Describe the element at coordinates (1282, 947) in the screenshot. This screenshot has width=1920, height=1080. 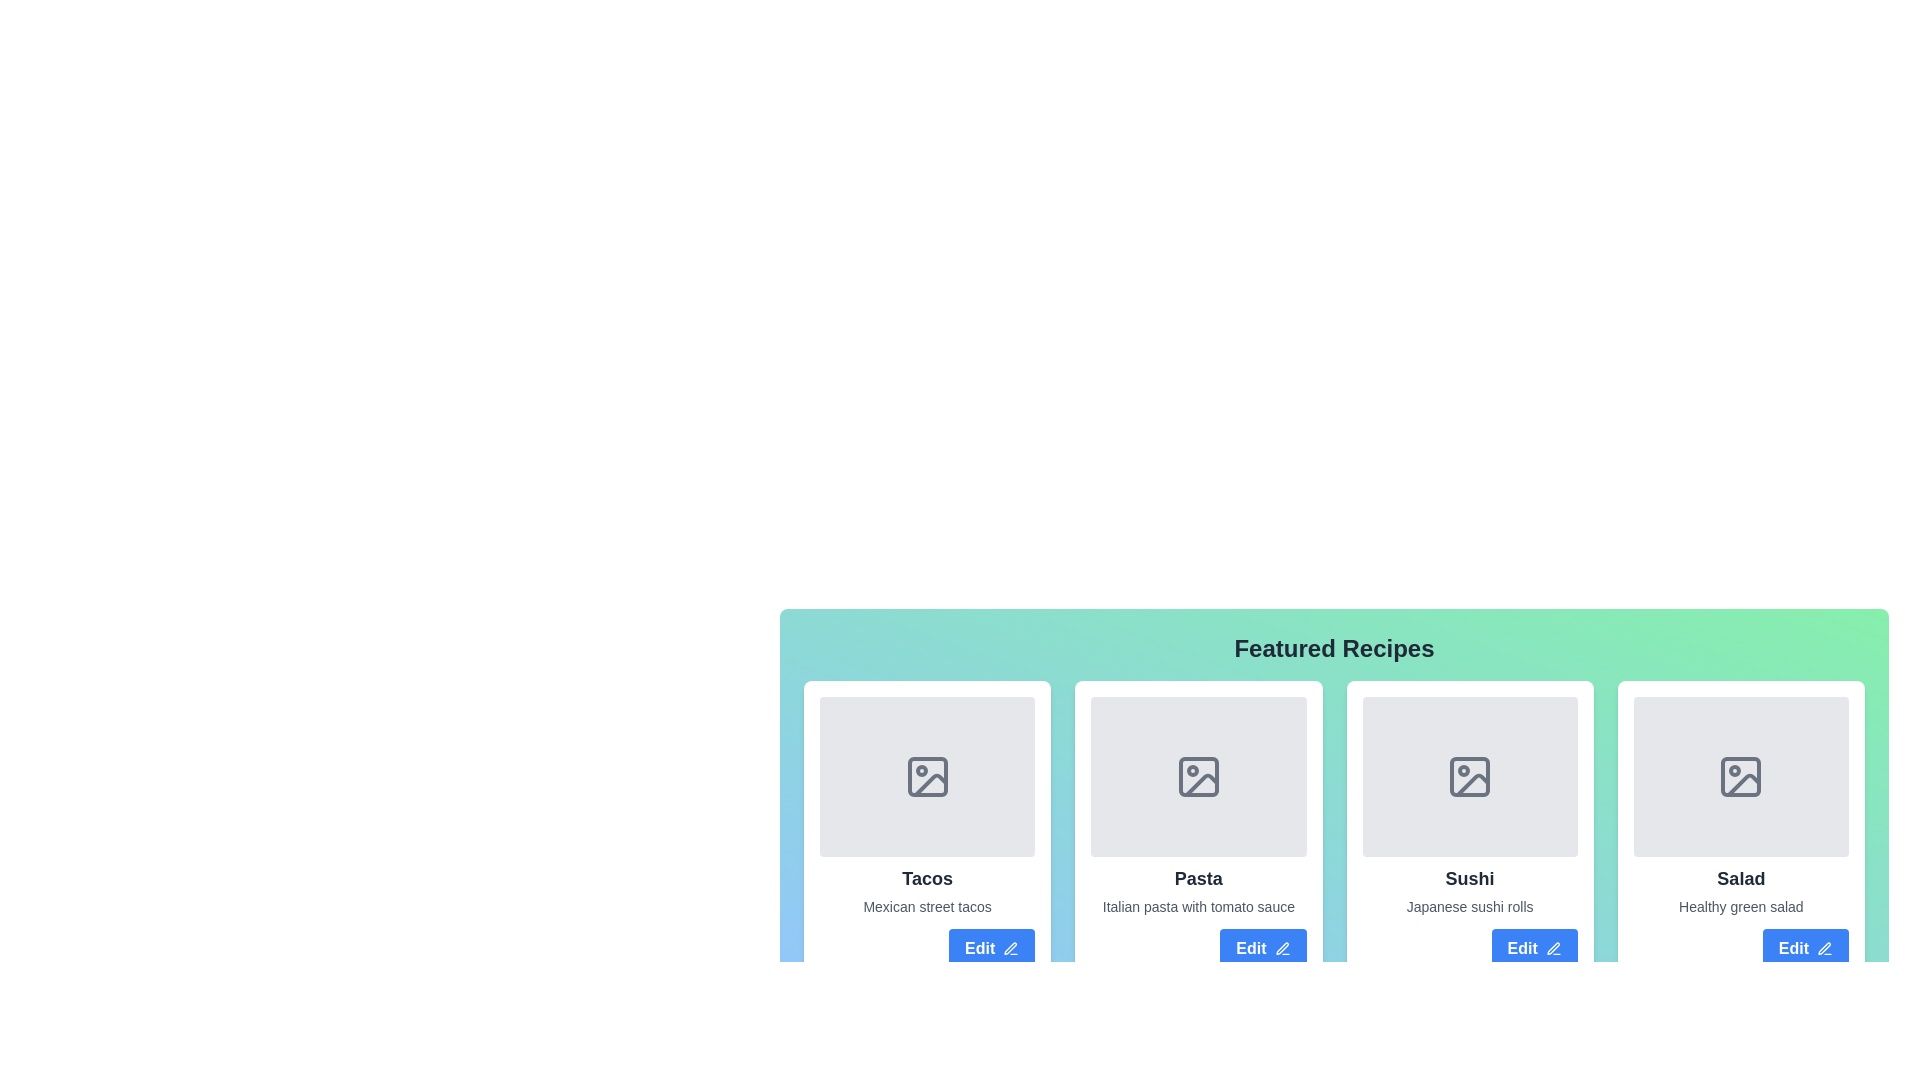
I see `the pen icon located to the right of the 'Edit' button text in the 'Pasta' recipe card` at that location.